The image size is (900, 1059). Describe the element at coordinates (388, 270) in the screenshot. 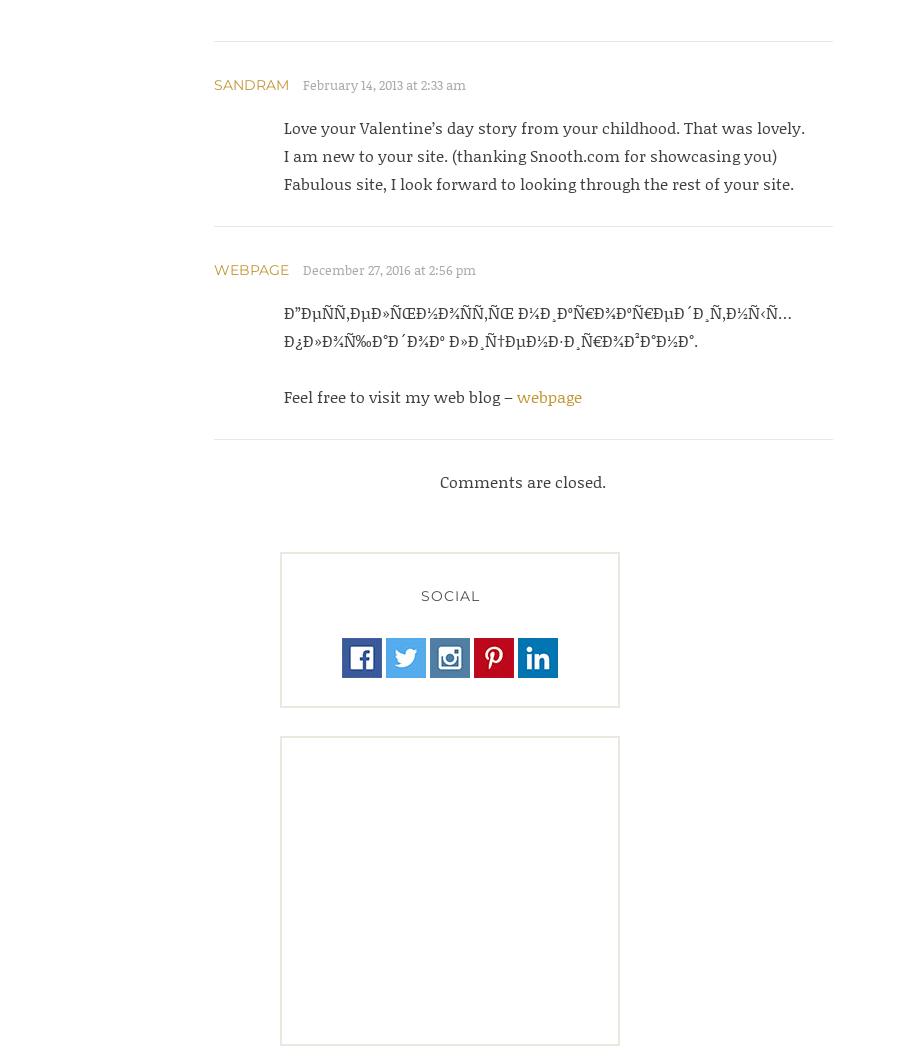

I see `'December 27, 2016 at 2:56 pm'` at that location.